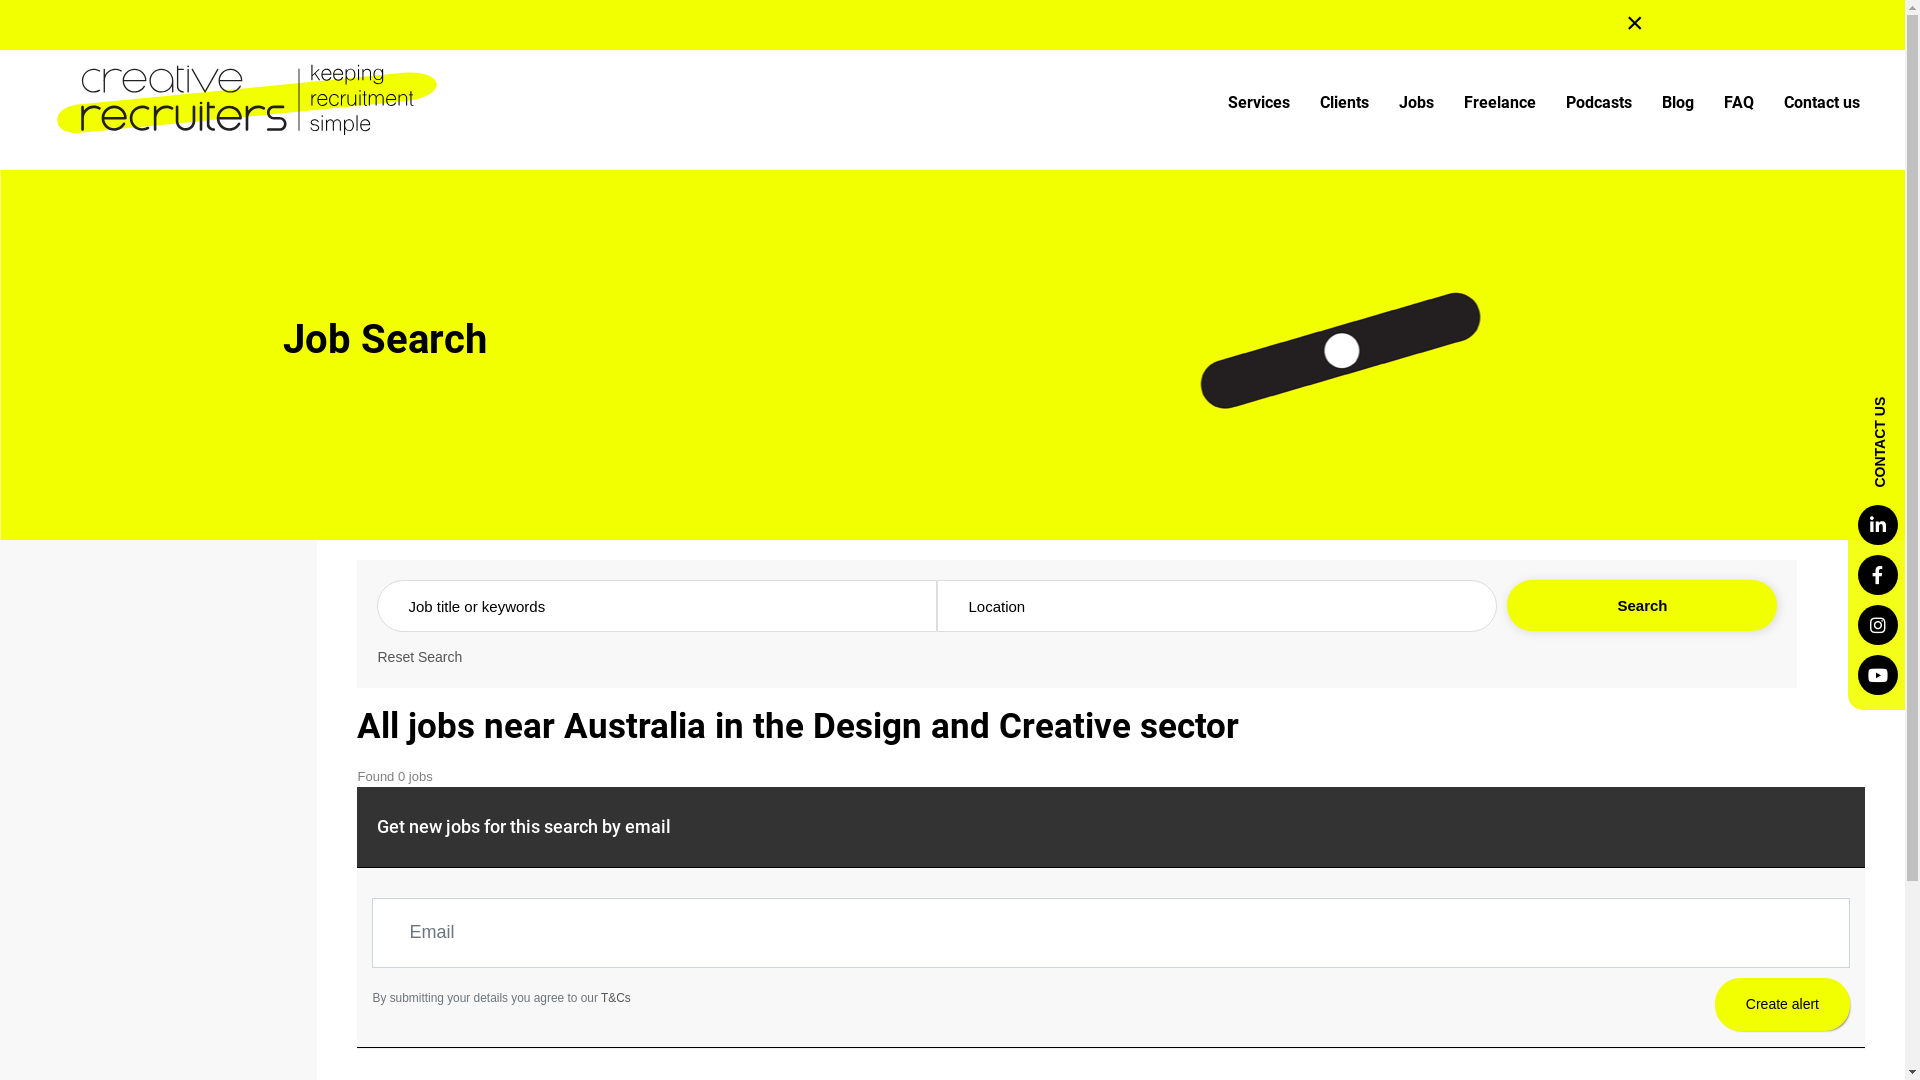  I want to click on 'Youtube', so click(1876, 675).